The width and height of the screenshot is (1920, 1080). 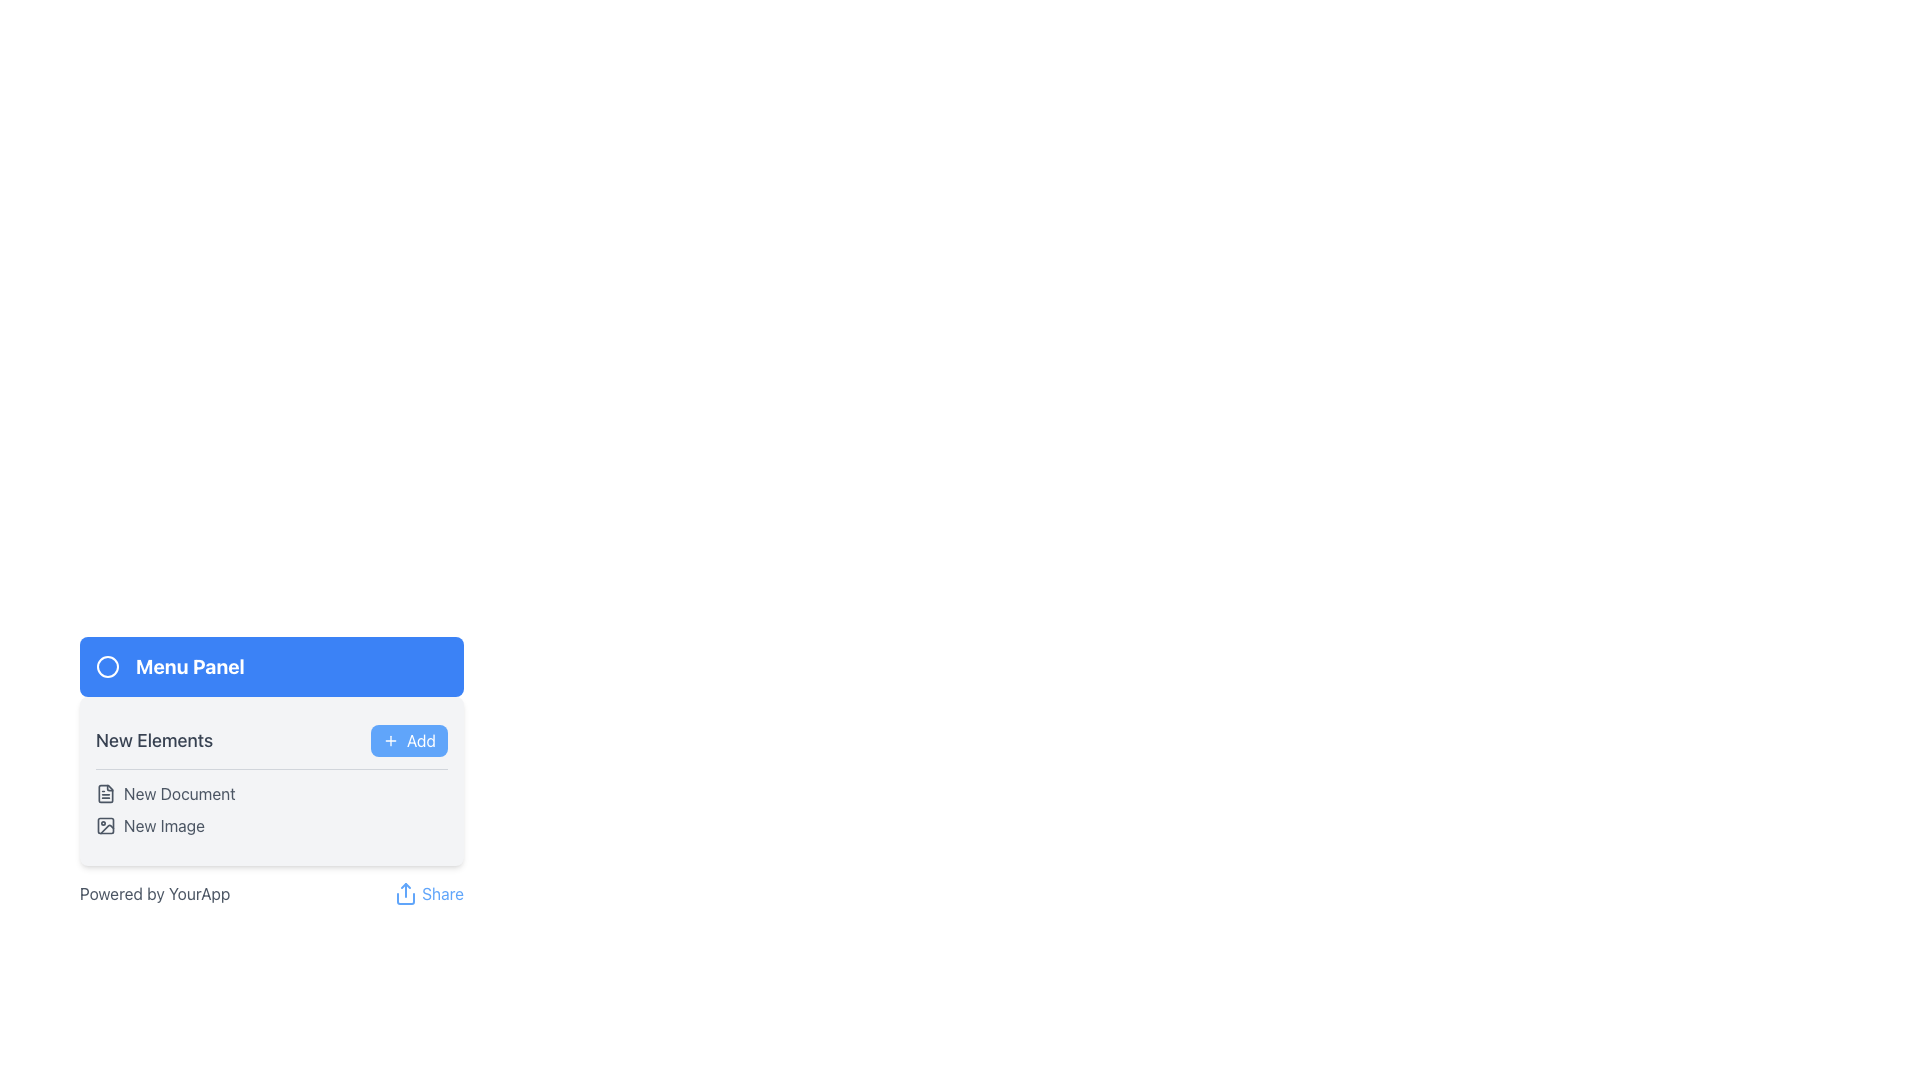 I want to click on the add icon embedded within the 'Add' button located in the top right corner of the 'New Elements' grouping, so click(x=390, y=740).